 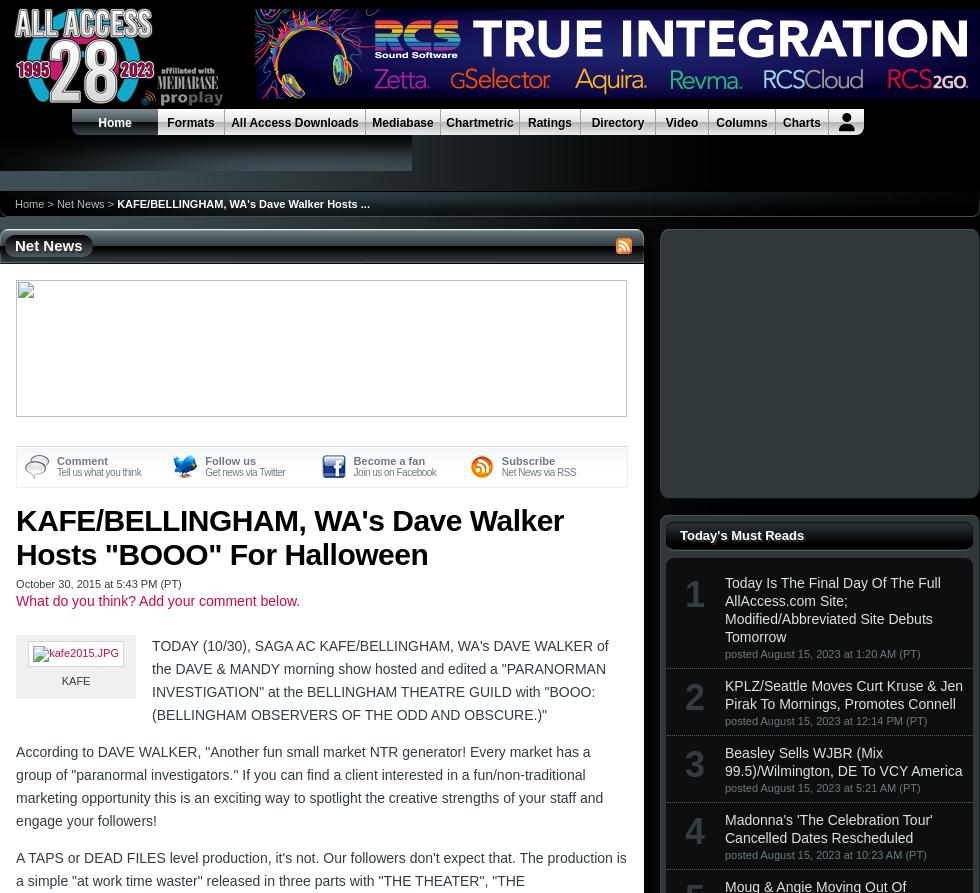 I want to click on 'Video', so click(x=681, y=122).